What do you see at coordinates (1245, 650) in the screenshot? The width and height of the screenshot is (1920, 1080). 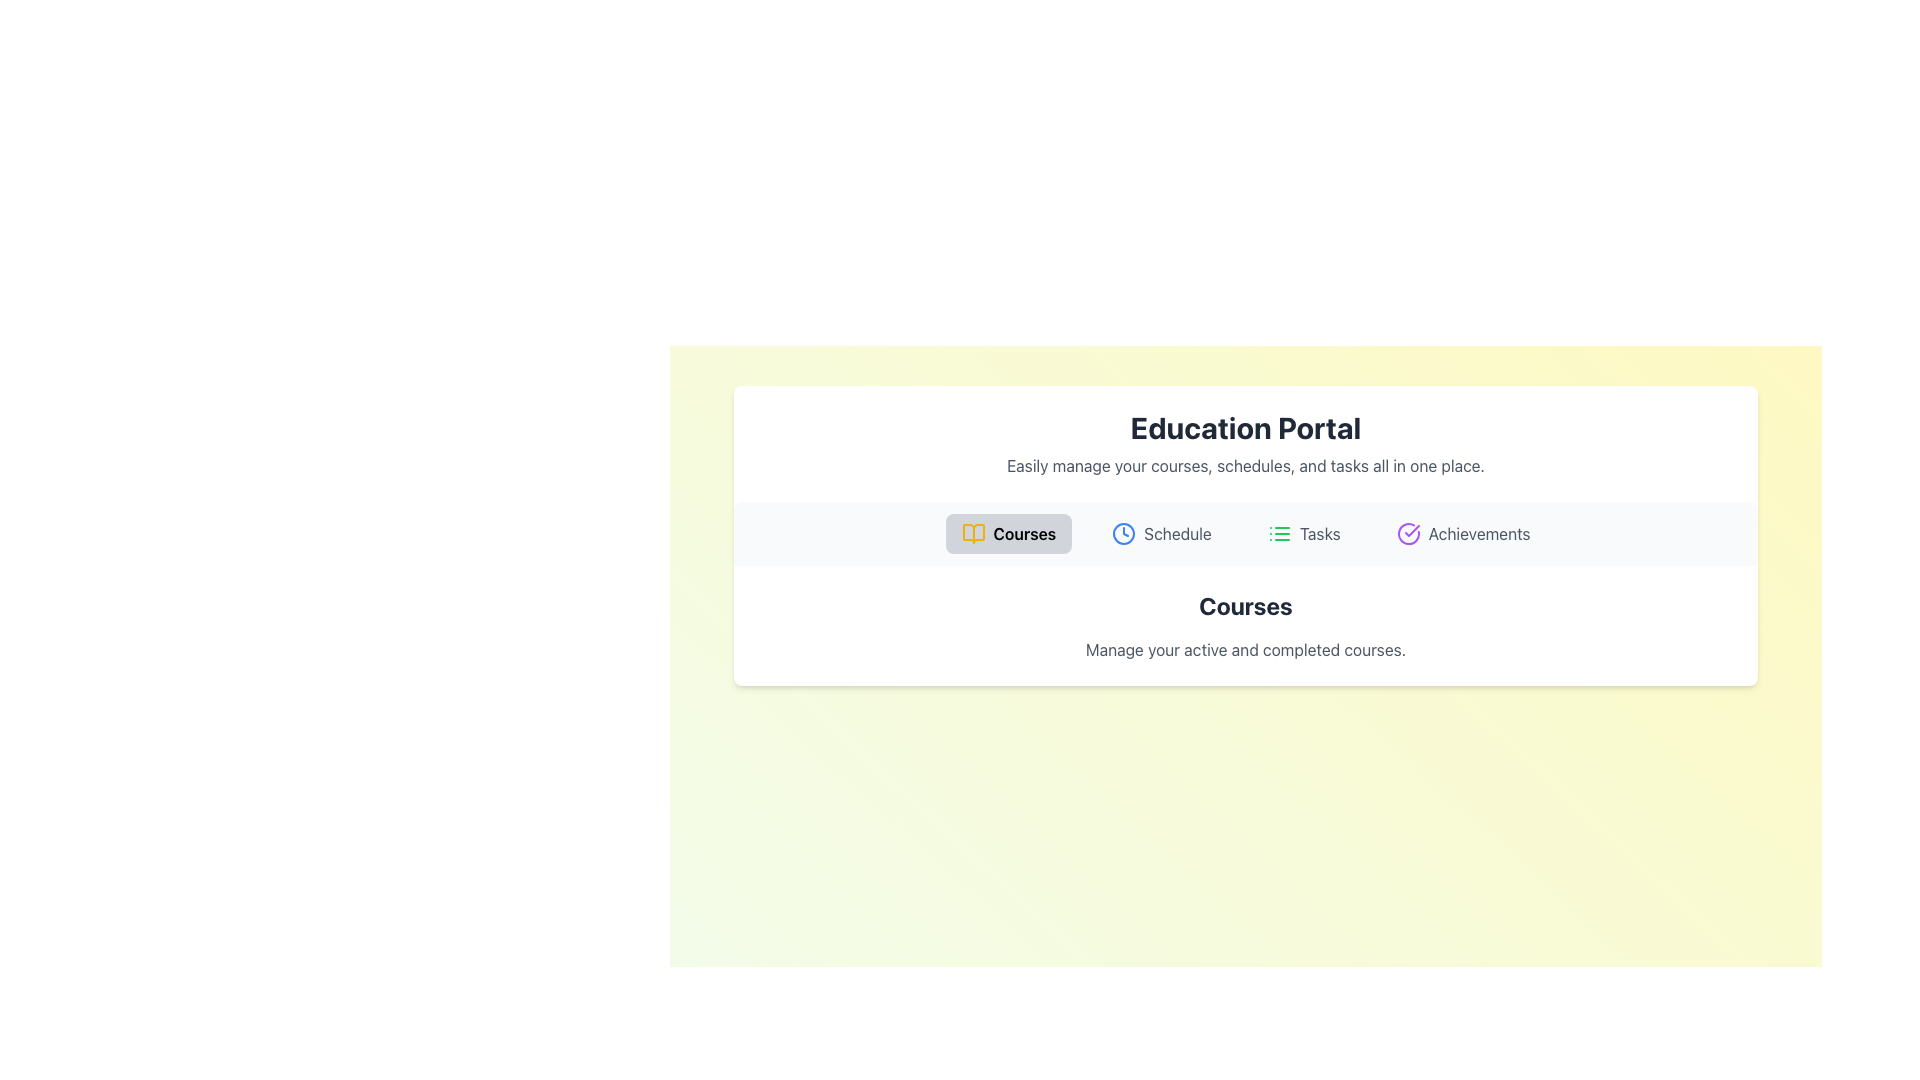 I see `the static text element that contains the message 'Manage your active and completed courses.' which is styled with a gray color and located beneath the header 'Courses' within a card-like area` at bounding box center [1245, 650].